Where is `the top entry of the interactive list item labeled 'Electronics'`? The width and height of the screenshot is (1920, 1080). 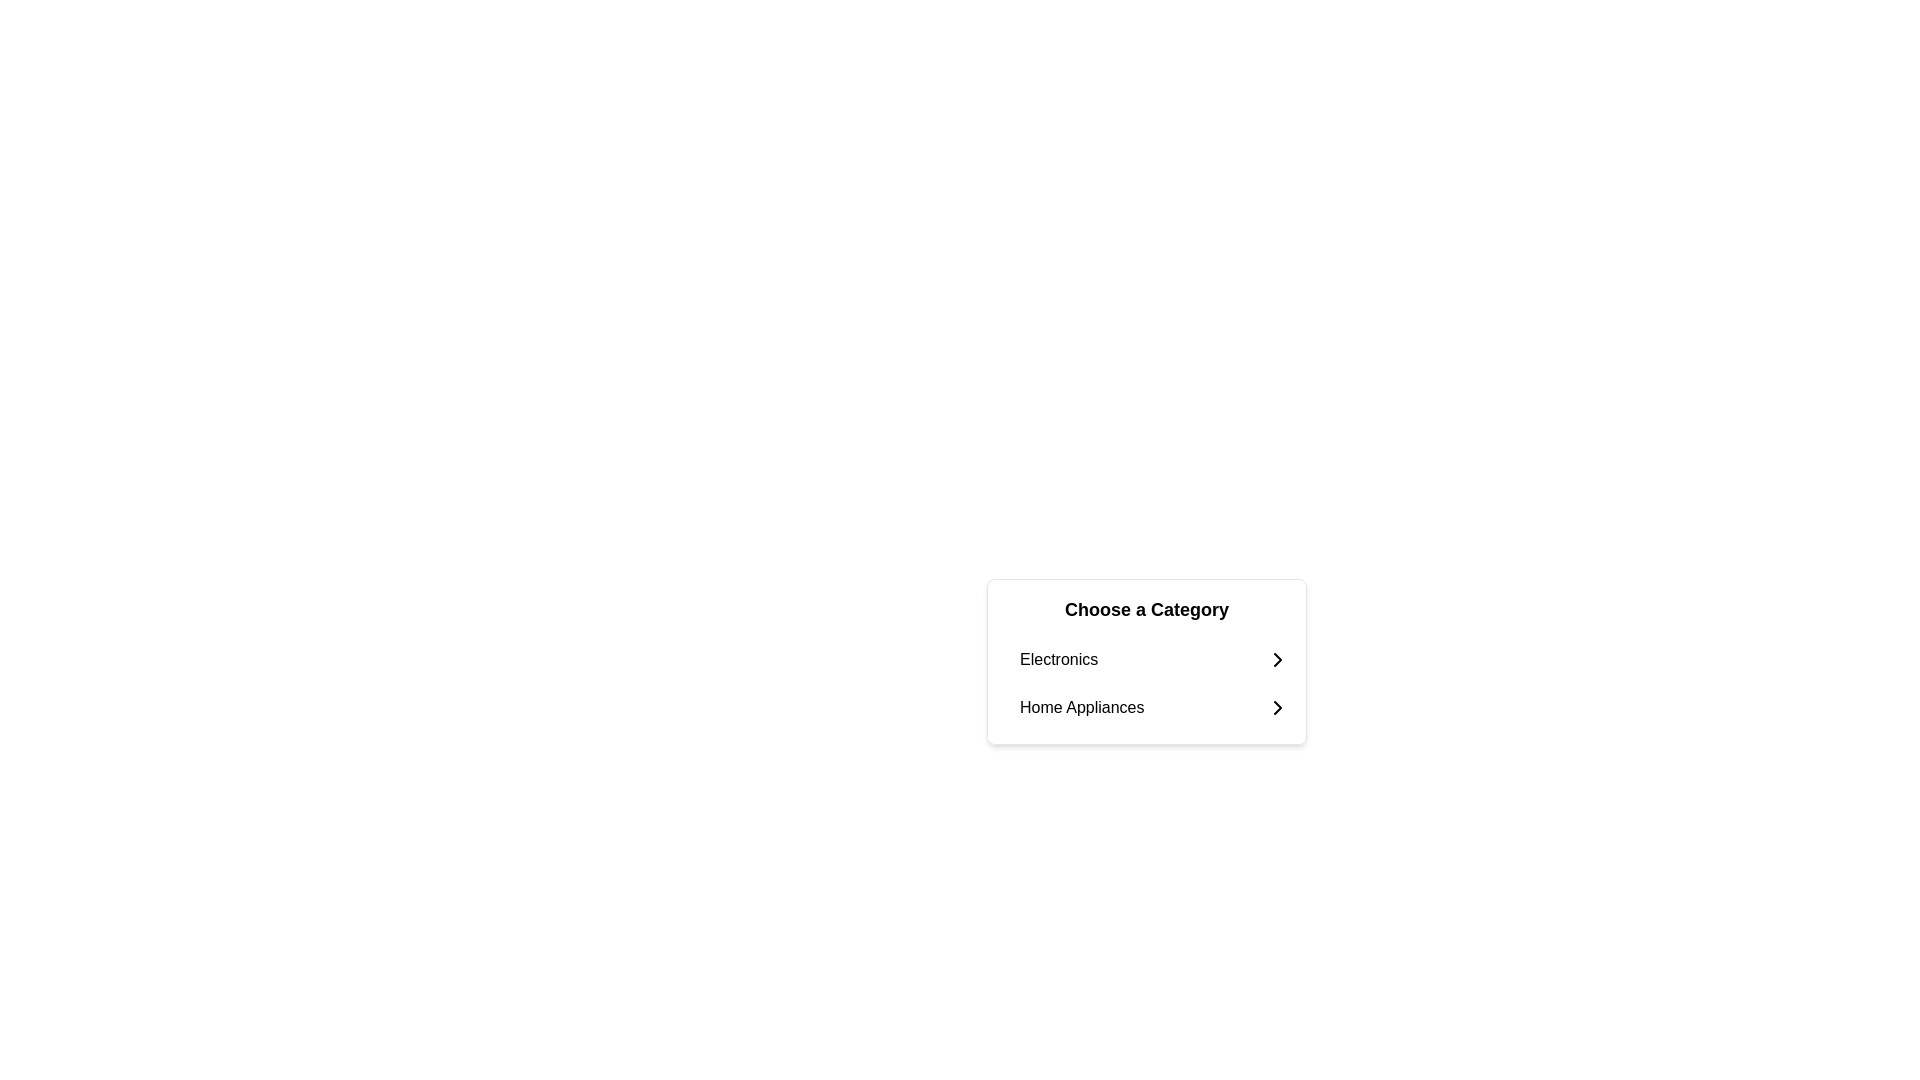 the top entry of the interactive list item labeled 'Electronics' is located at coordinates (1155, 659).